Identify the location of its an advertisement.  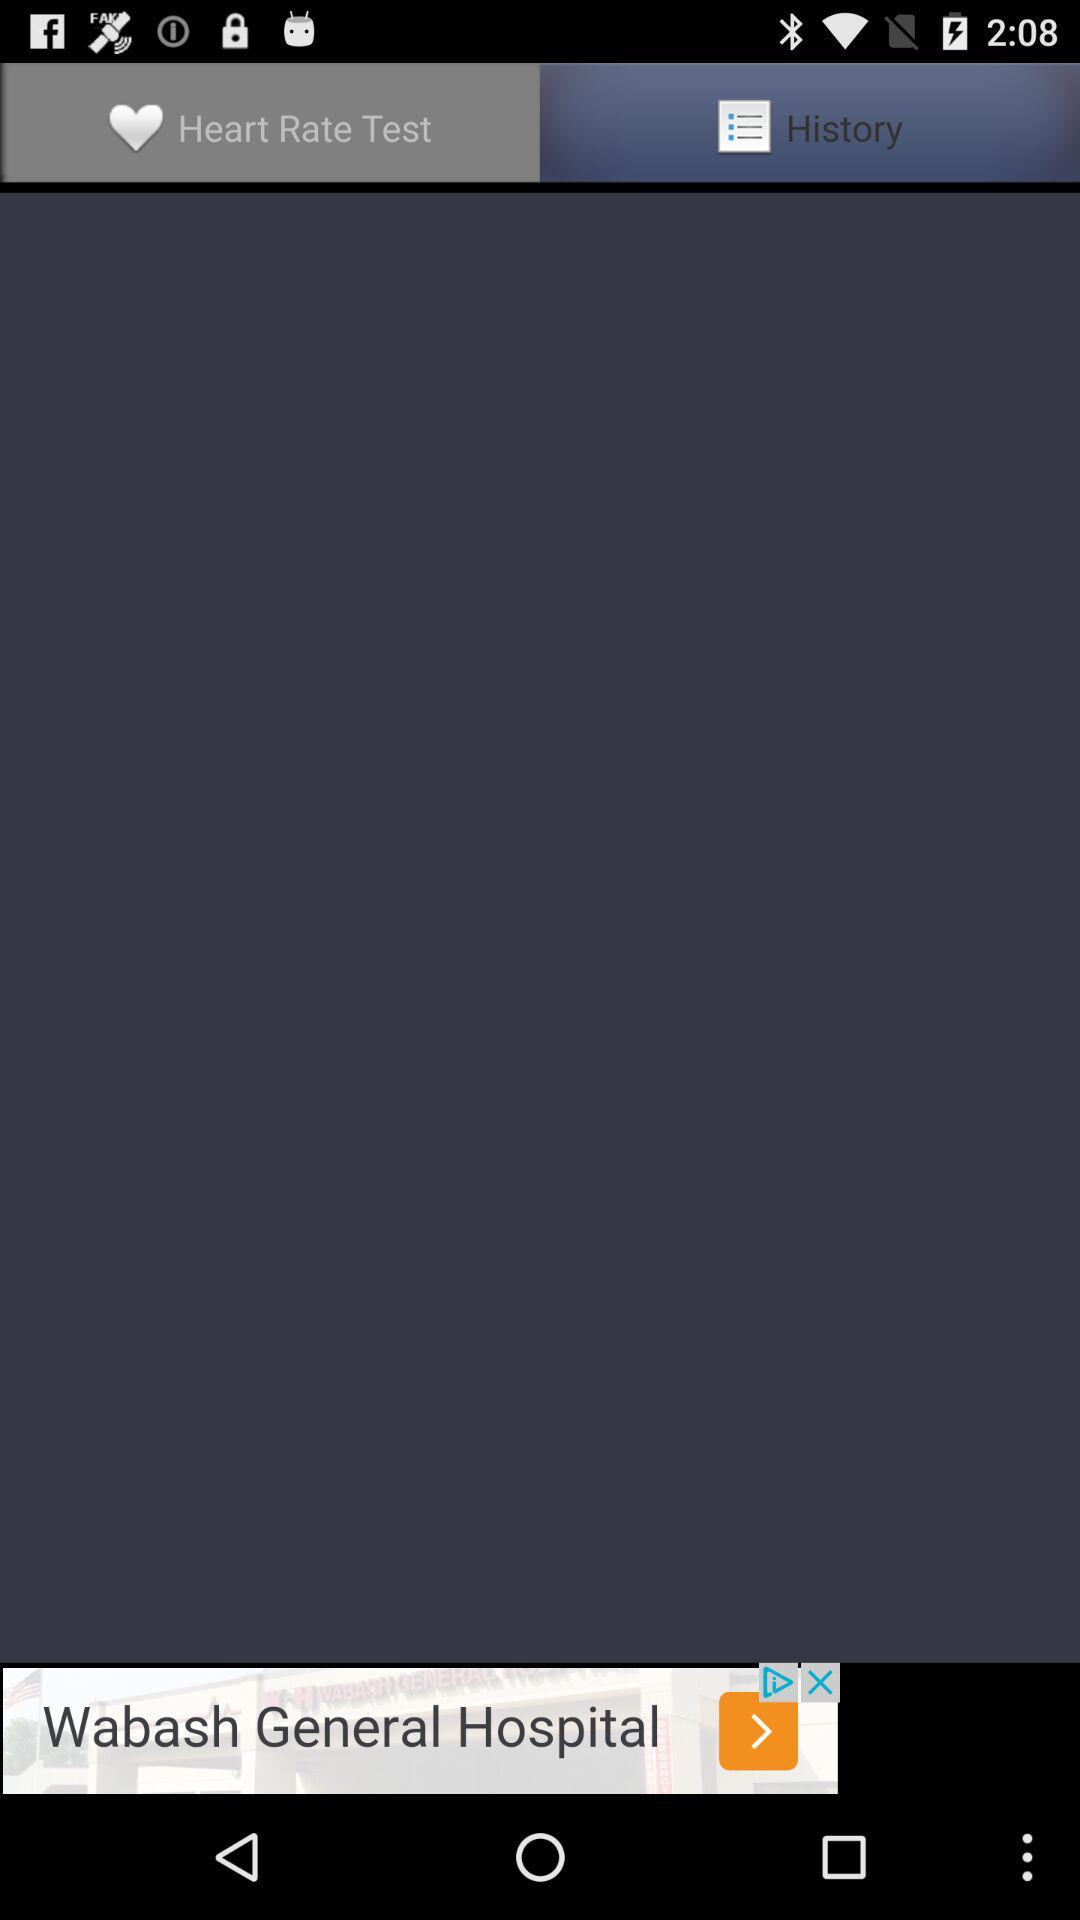
(419, 1727).